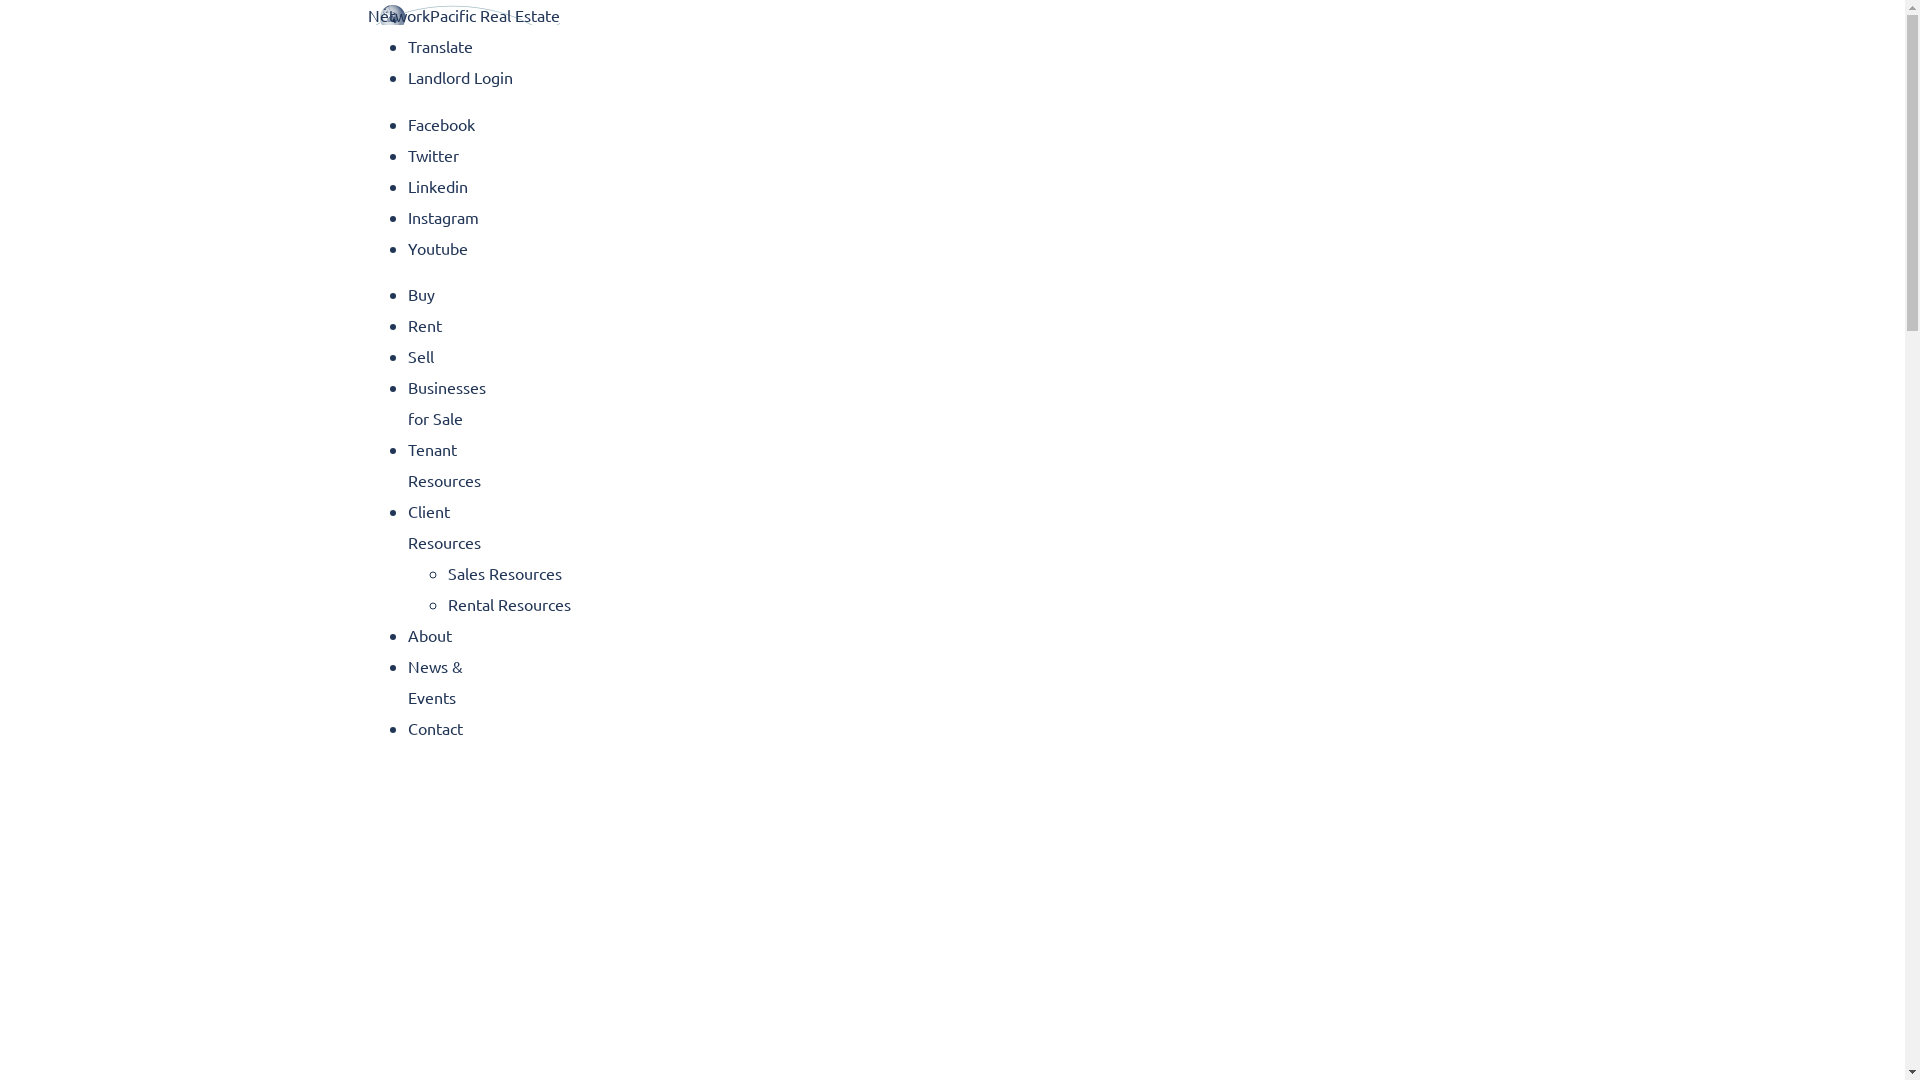 Image resolution: width=1920 pixels, height=1080 pixels. I want to click on 'Landlord Login', so click(407, 76).